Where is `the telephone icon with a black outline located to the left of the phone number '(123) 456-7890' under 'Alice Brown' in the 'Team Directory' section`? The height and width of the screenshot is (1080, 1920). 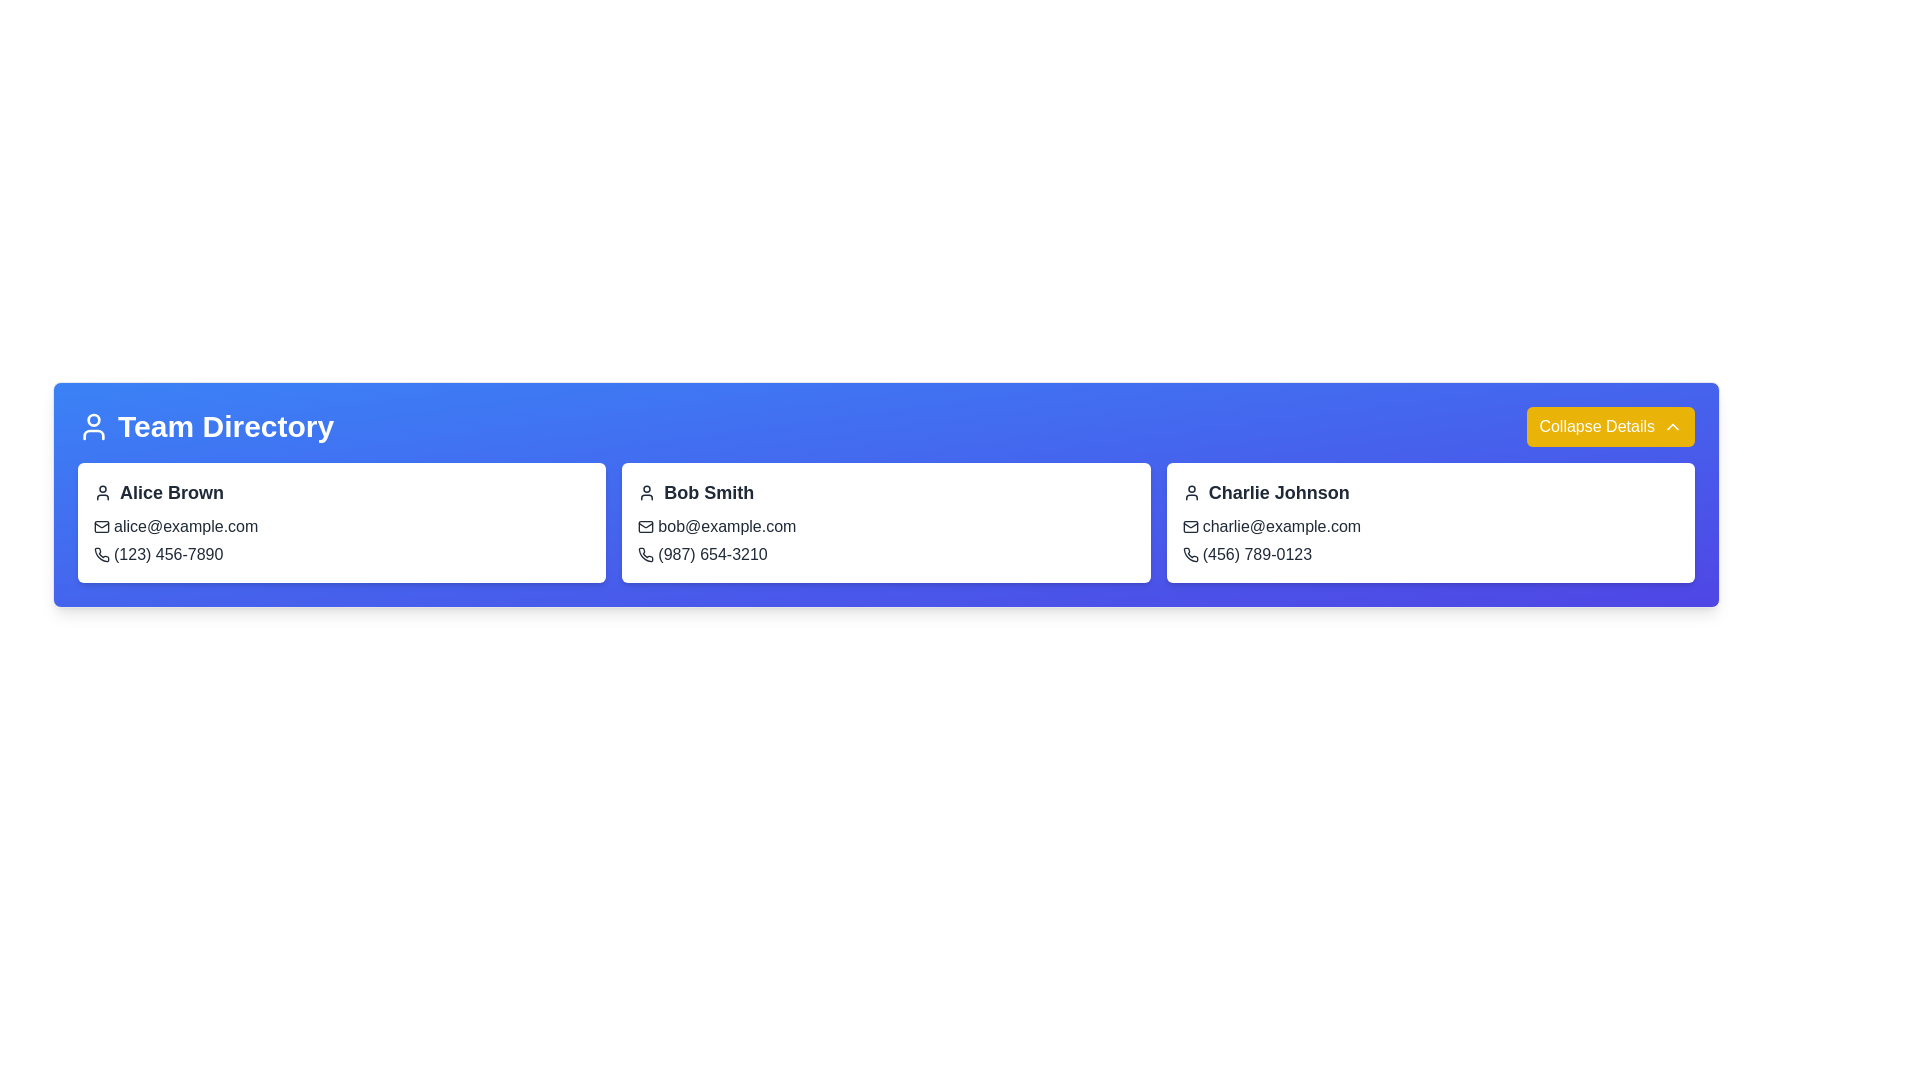 the telephone icon with a black outline located to the left of the phone number '(123) 456-7890' under 'Alice Brown' in the 'Team Directory' section is located at coordinates (100, 555).